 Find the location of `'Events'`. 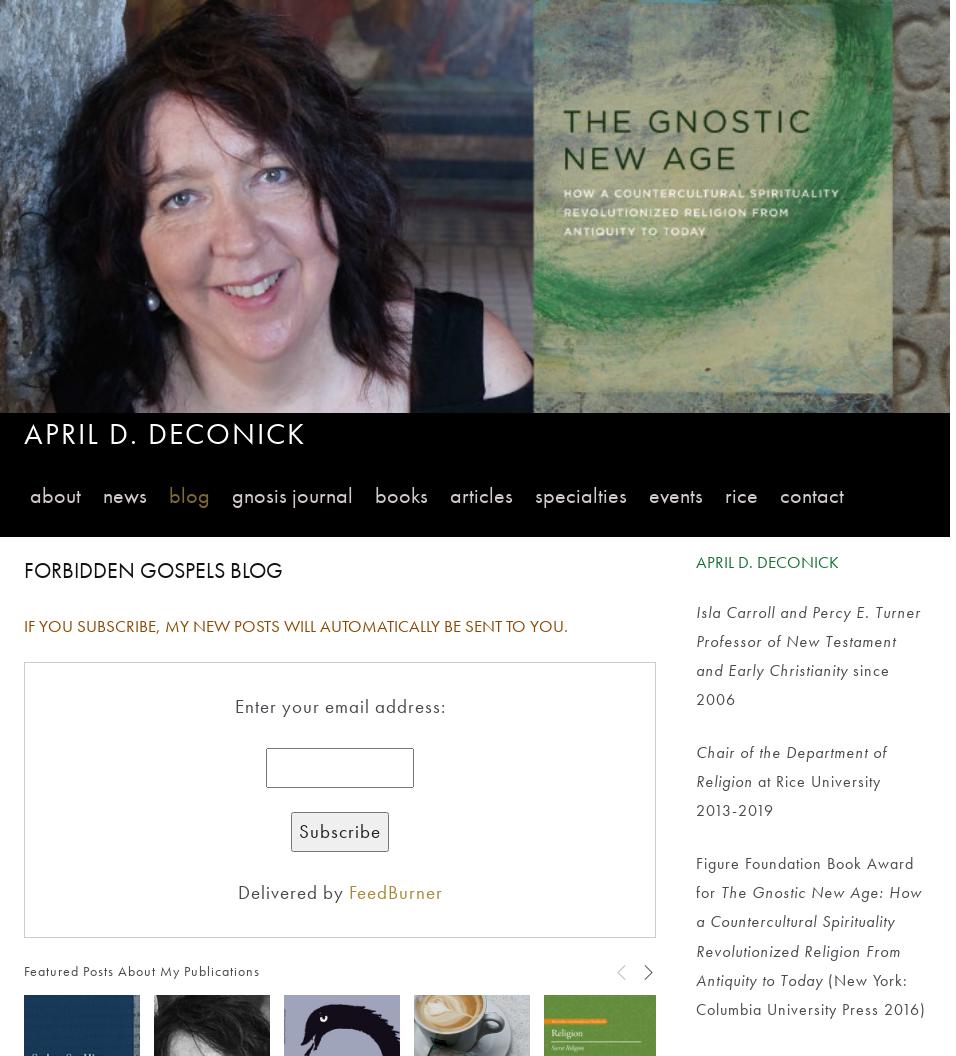

'Events' is located at coordinates (675, 493).